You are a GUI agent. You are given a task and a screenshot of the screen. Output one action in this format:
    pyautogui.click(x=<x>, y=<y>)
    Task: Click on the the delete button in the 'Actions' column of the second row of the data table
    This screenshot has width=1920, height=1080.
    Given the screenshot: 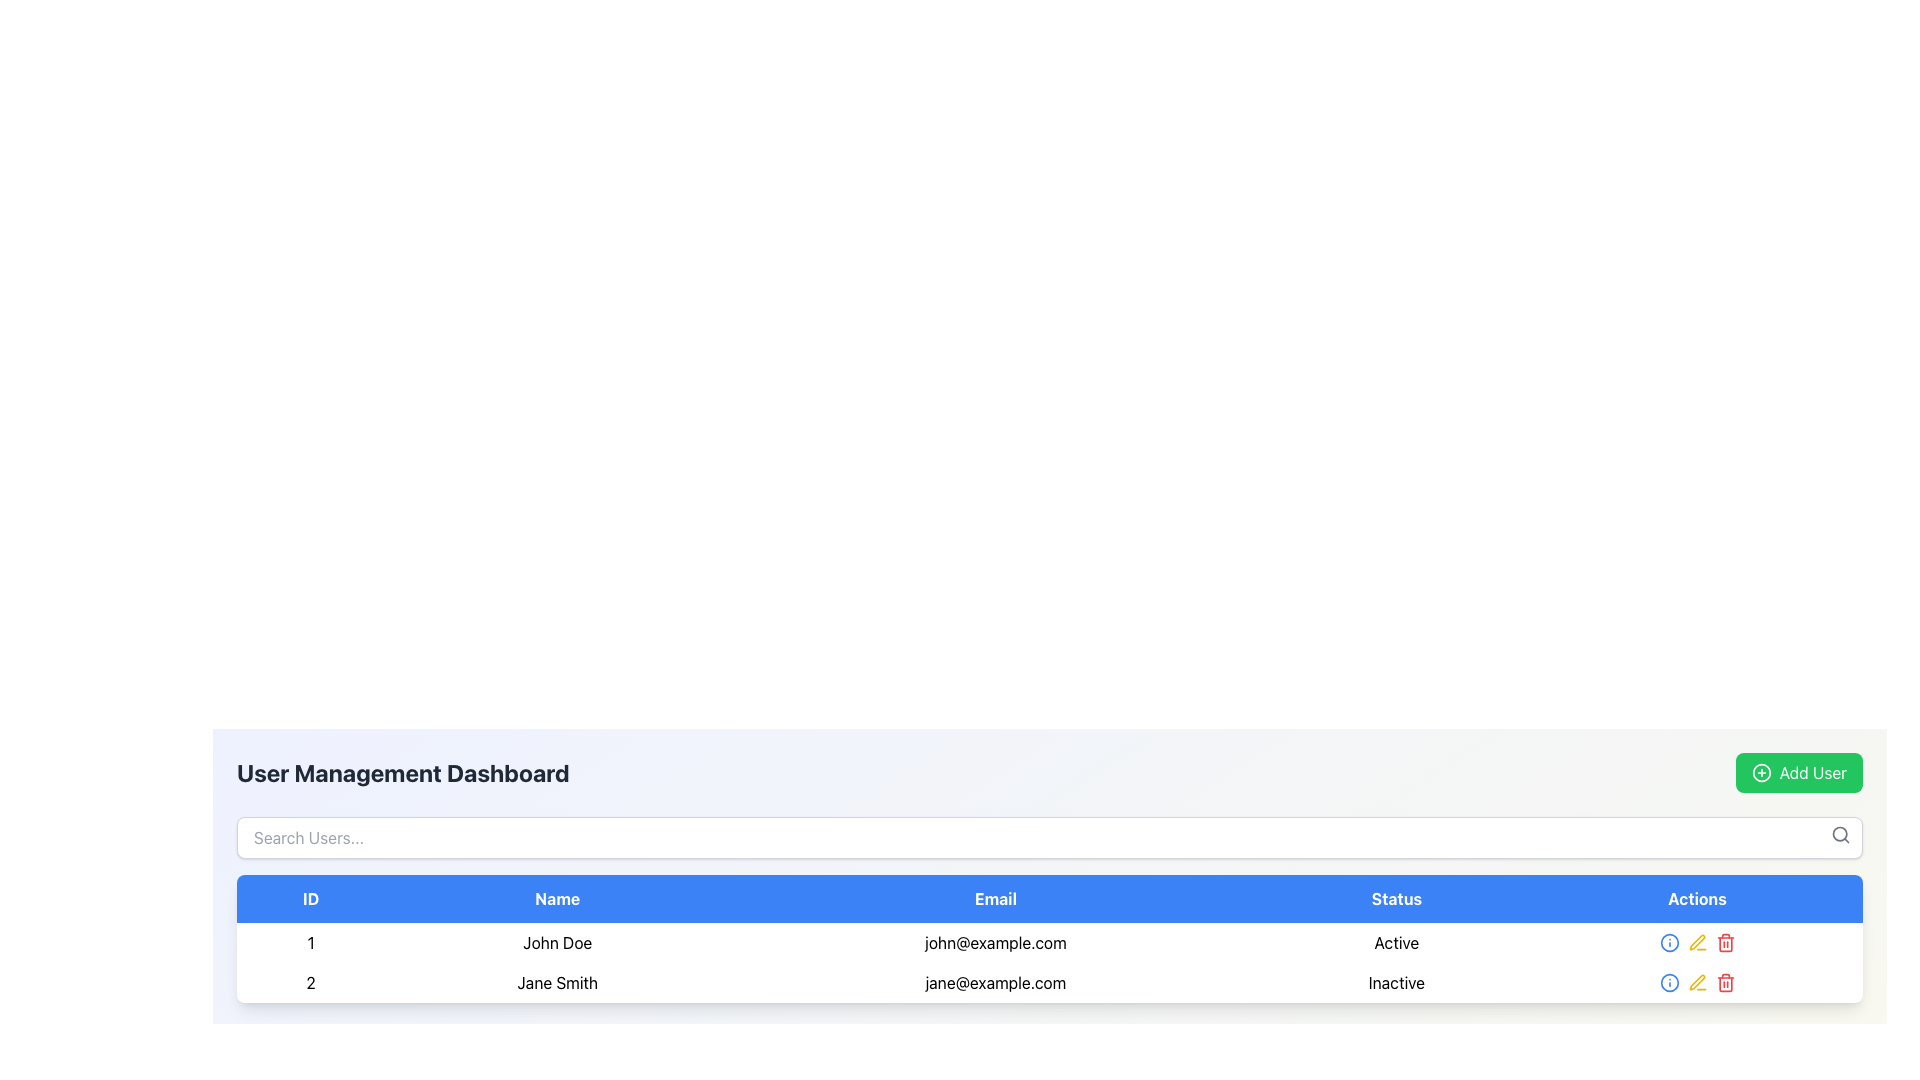 What is the action you would take?
    pyautogui.click(x=1724, y=982)
    